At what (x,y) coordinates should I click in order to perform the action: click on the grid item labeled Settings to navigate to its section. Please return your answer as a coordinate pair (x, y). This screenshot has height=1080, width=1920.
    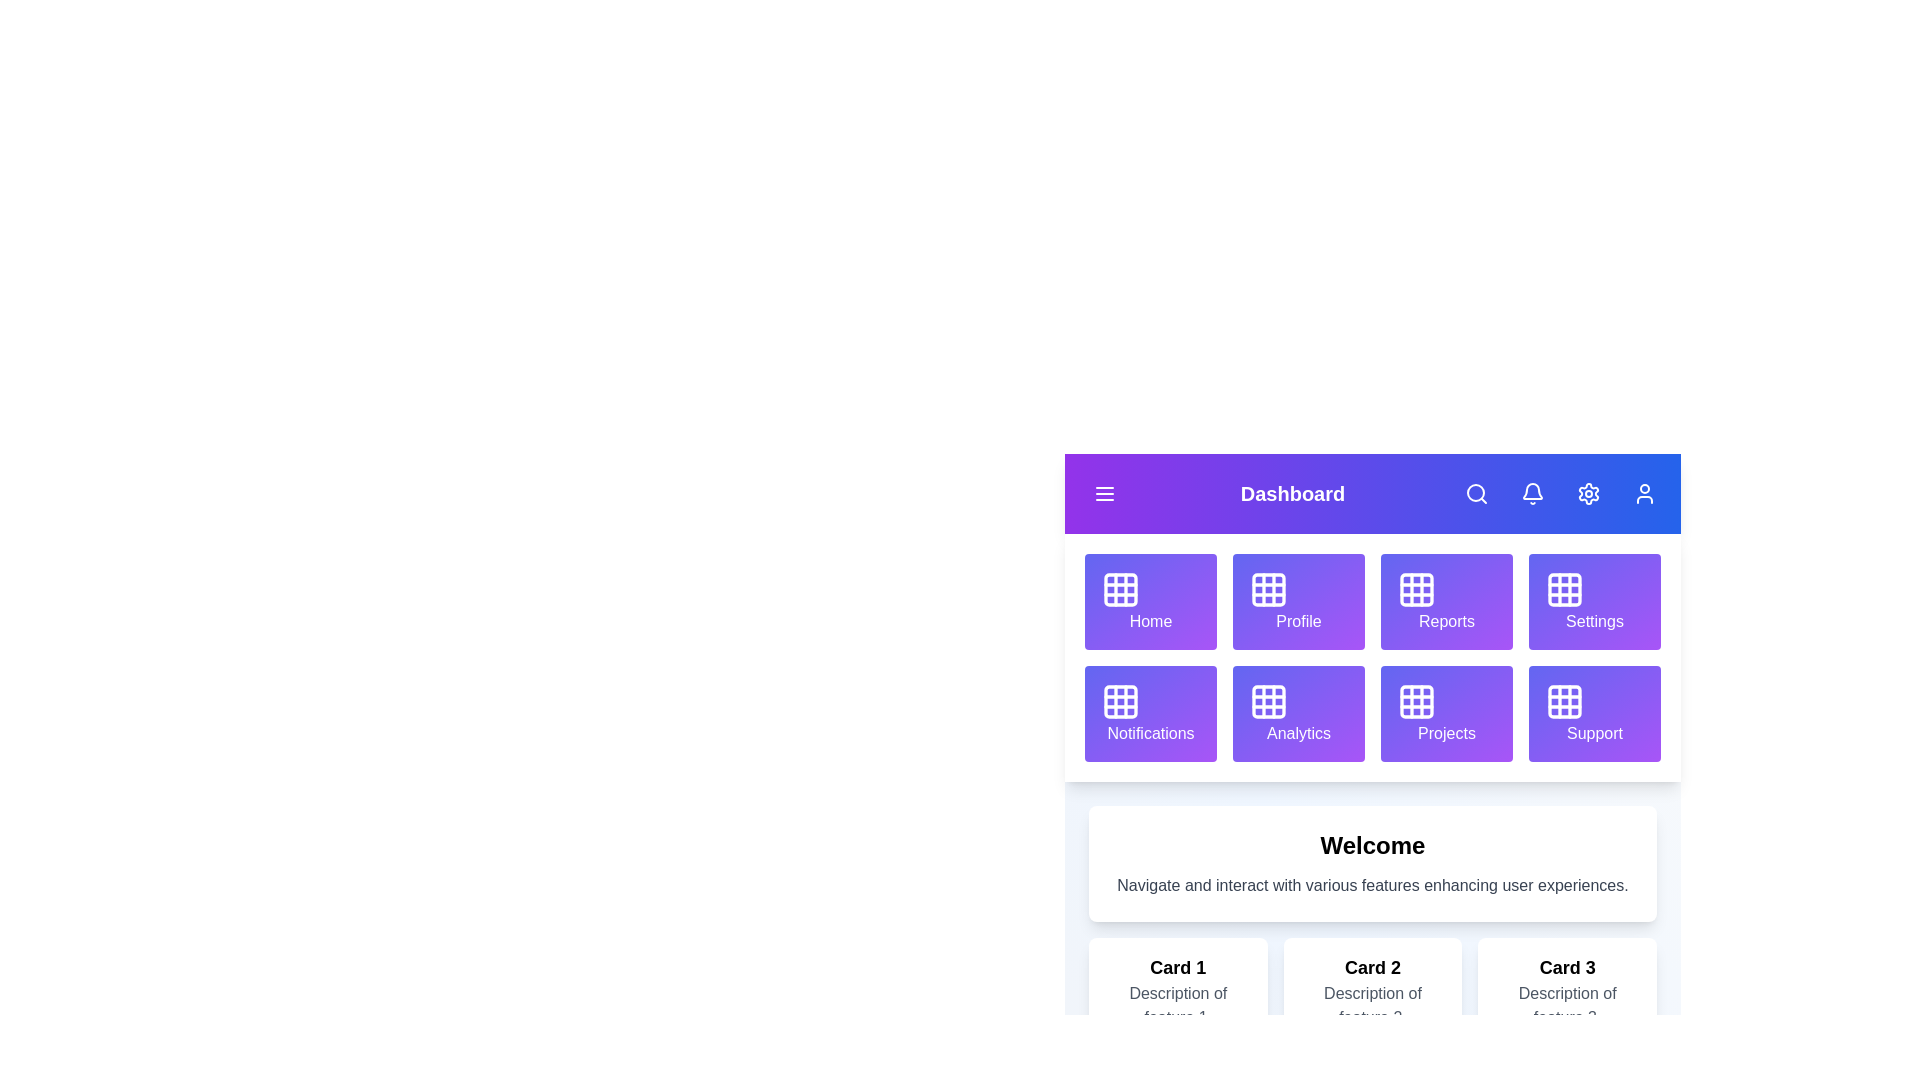
    Looking at the image, I should click on (1593, 600).